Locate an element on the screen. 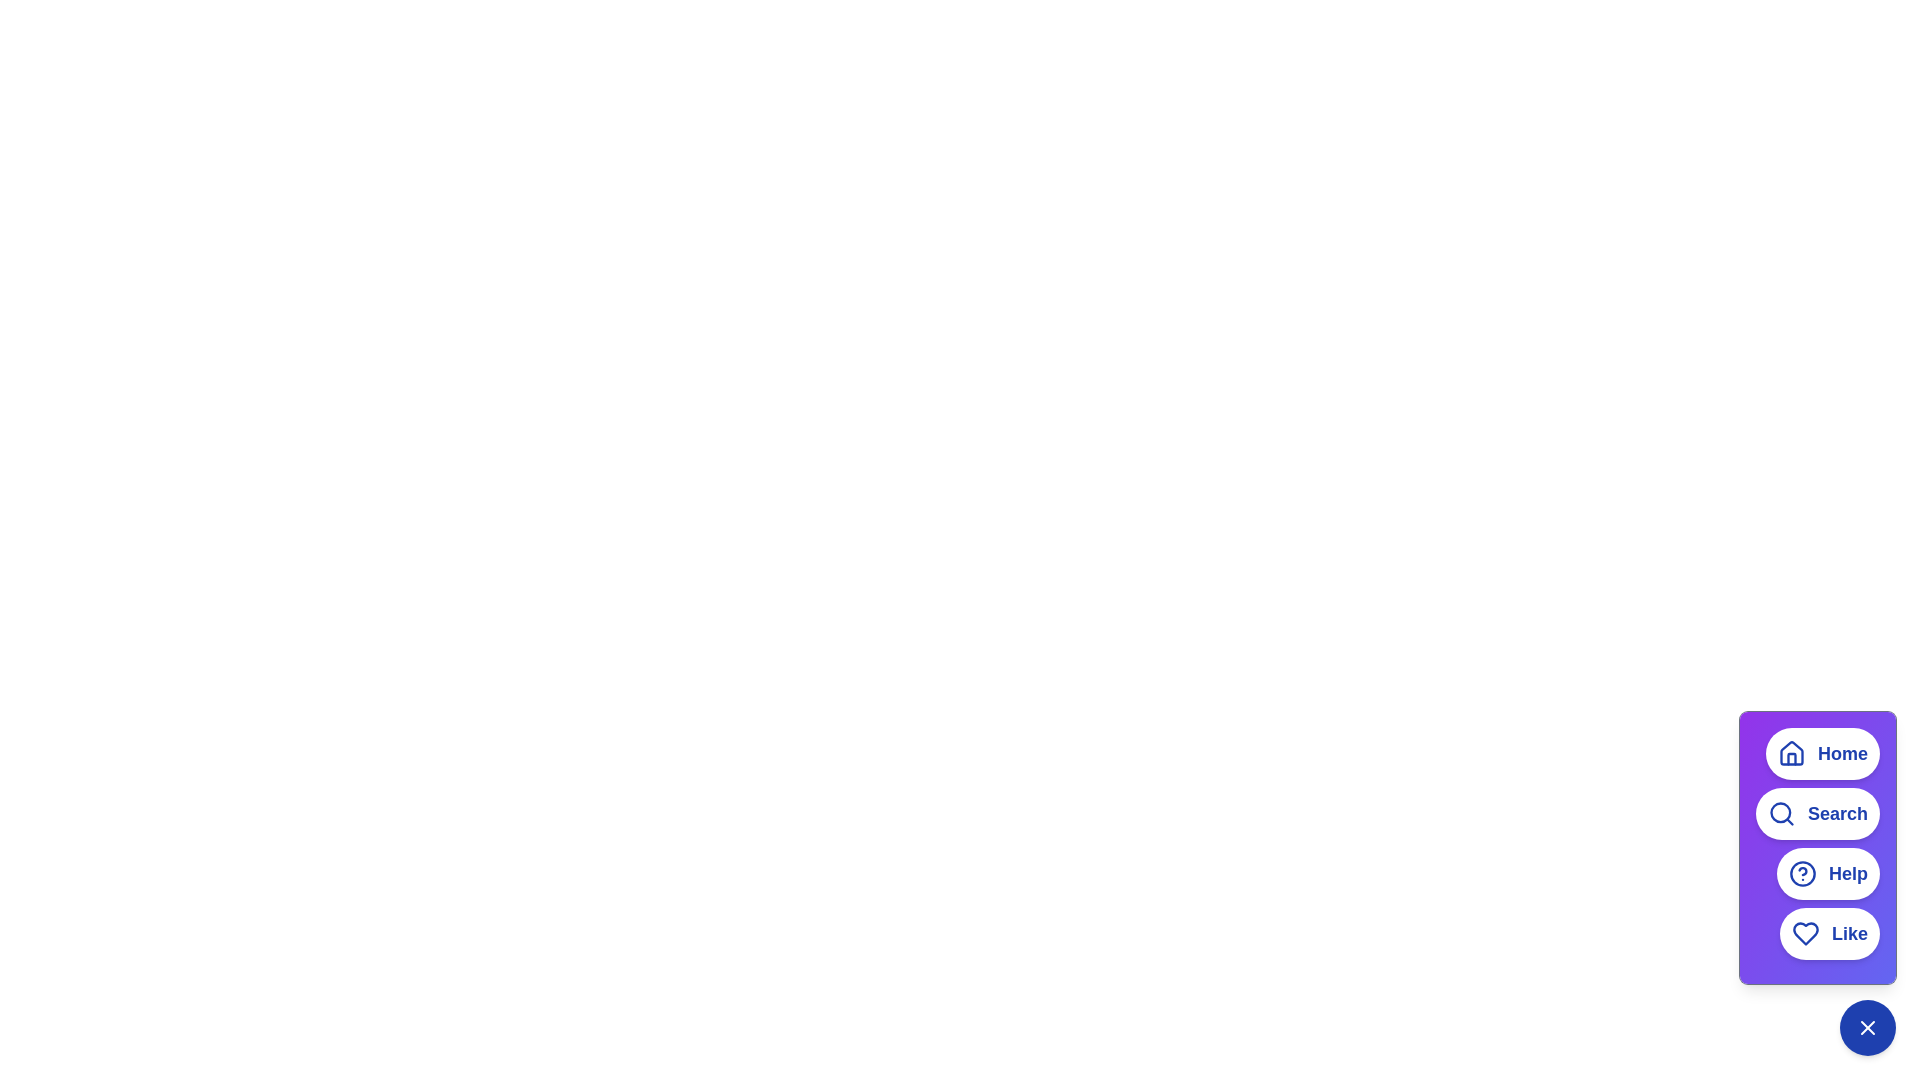 This screenshot has width=1920, height=1080. 'Close menu' button to collapse the menu is located at coordinates (1866, 1028).